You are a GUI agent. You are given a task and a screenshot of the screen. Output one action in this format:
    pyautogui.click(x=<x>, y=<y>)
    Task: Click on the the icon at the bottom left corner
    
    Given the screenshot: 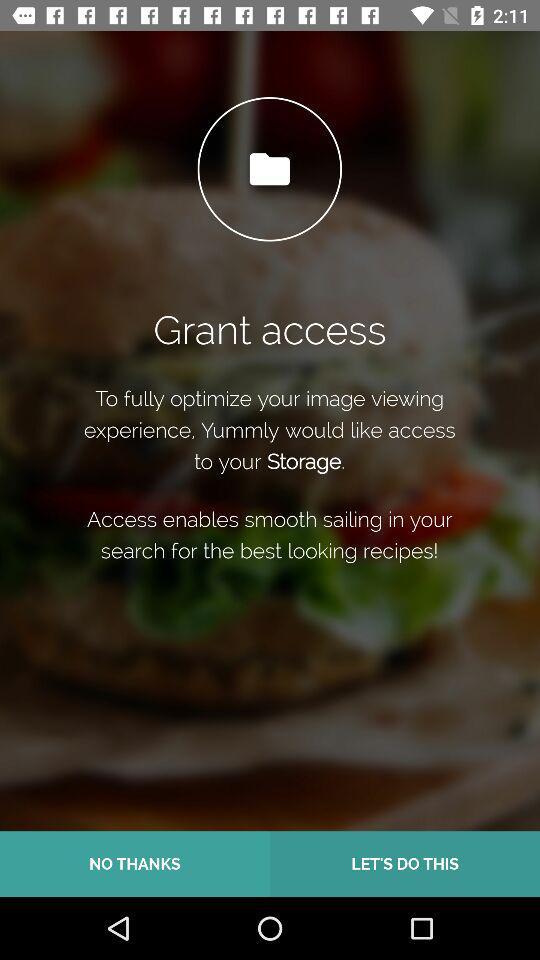 What is the action you would take?
    pyautogui.click(x=135, y=863)
    